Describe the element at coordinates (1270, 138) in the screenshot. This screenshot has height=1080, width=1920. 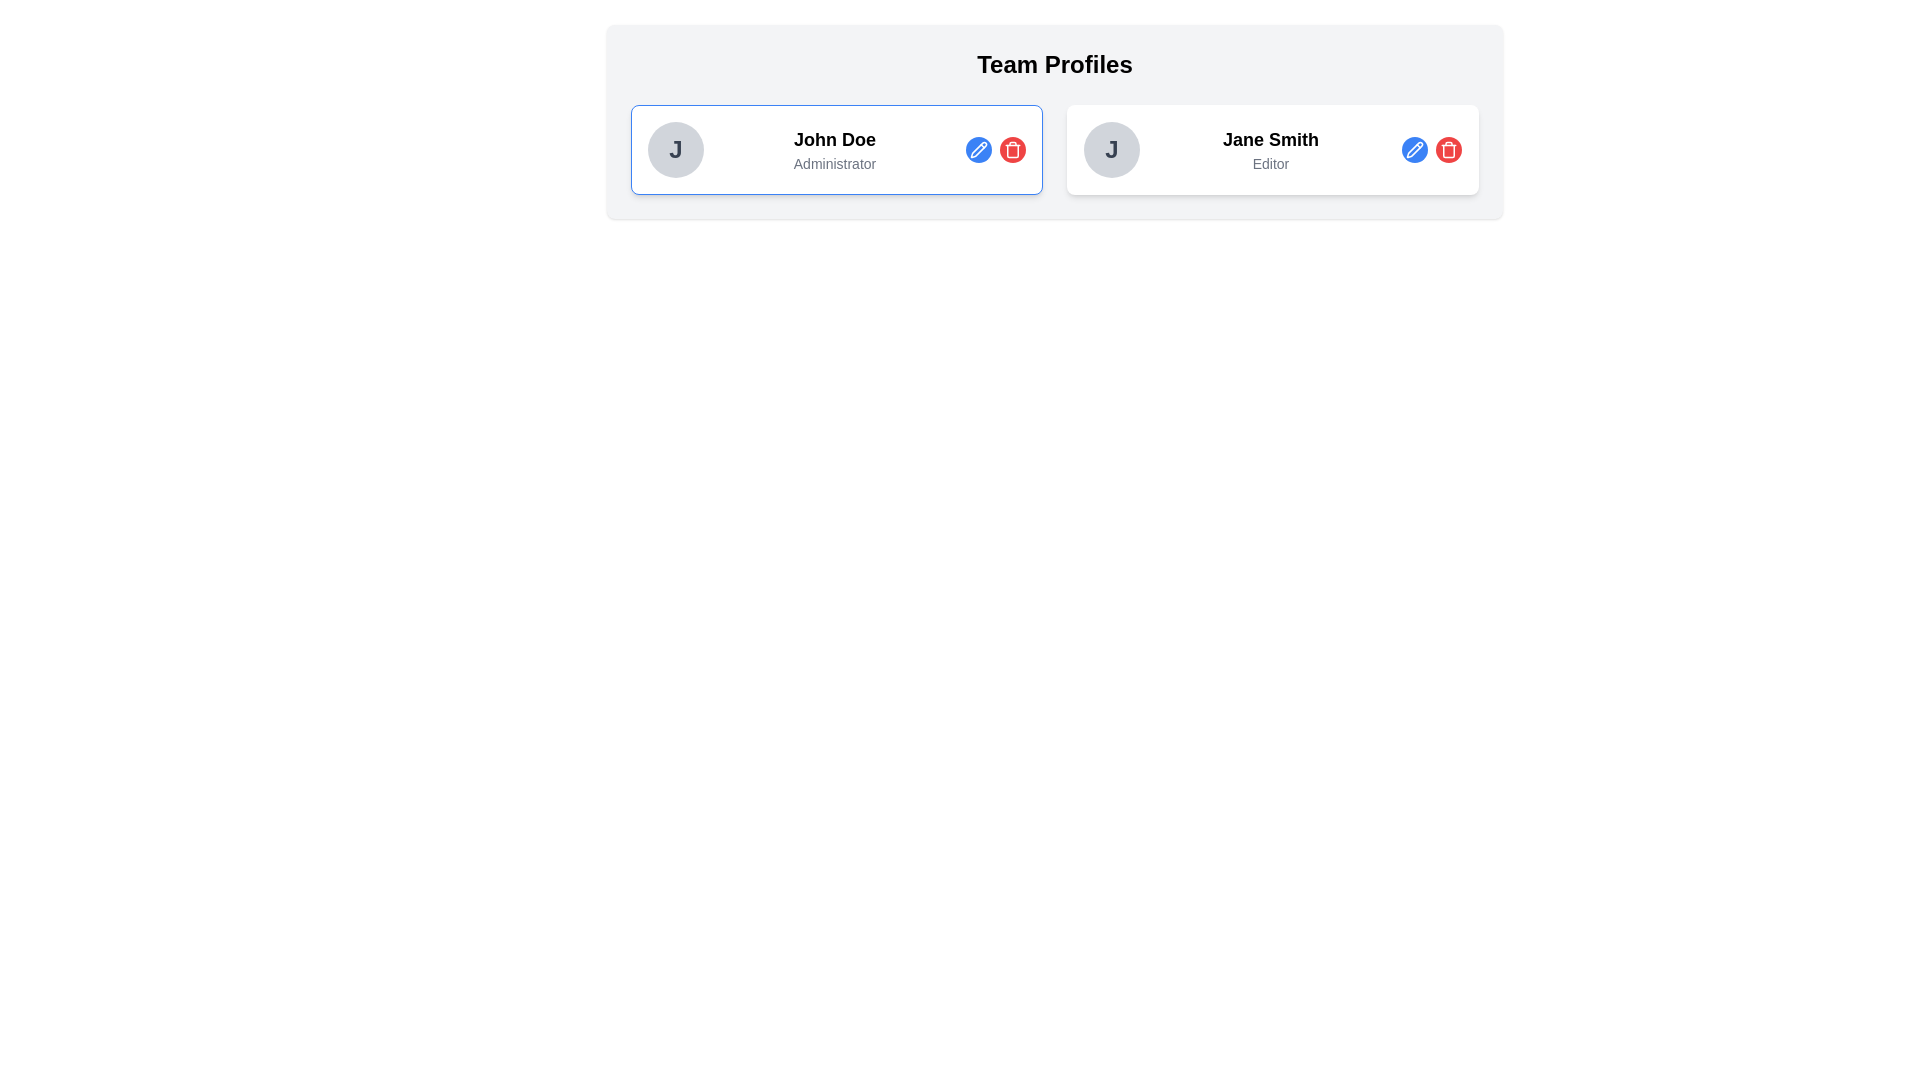
I see `the text label 'Jane Smith' located` at that location.